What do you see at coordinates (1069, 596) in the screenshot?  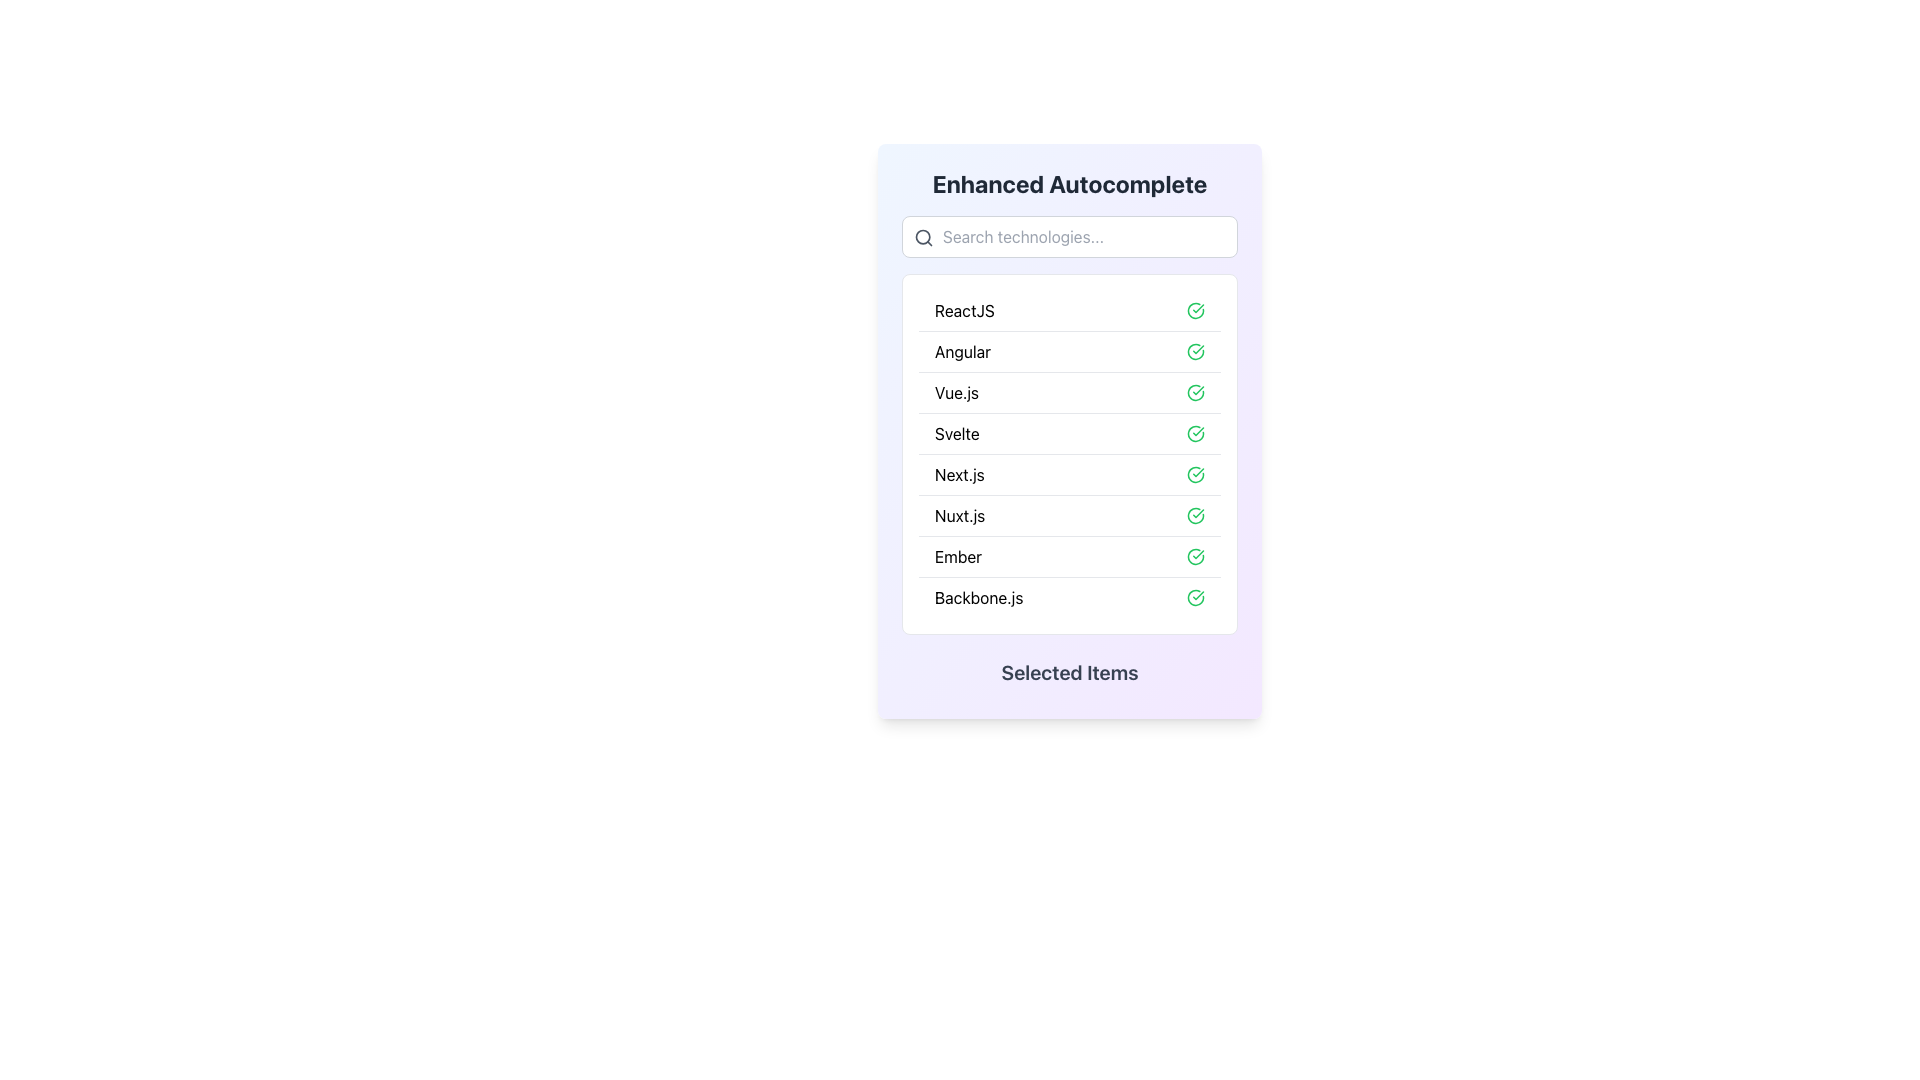 I see `the eighth list item representing the 'Backbone.js' framework` at bounding box center [1069, 596].